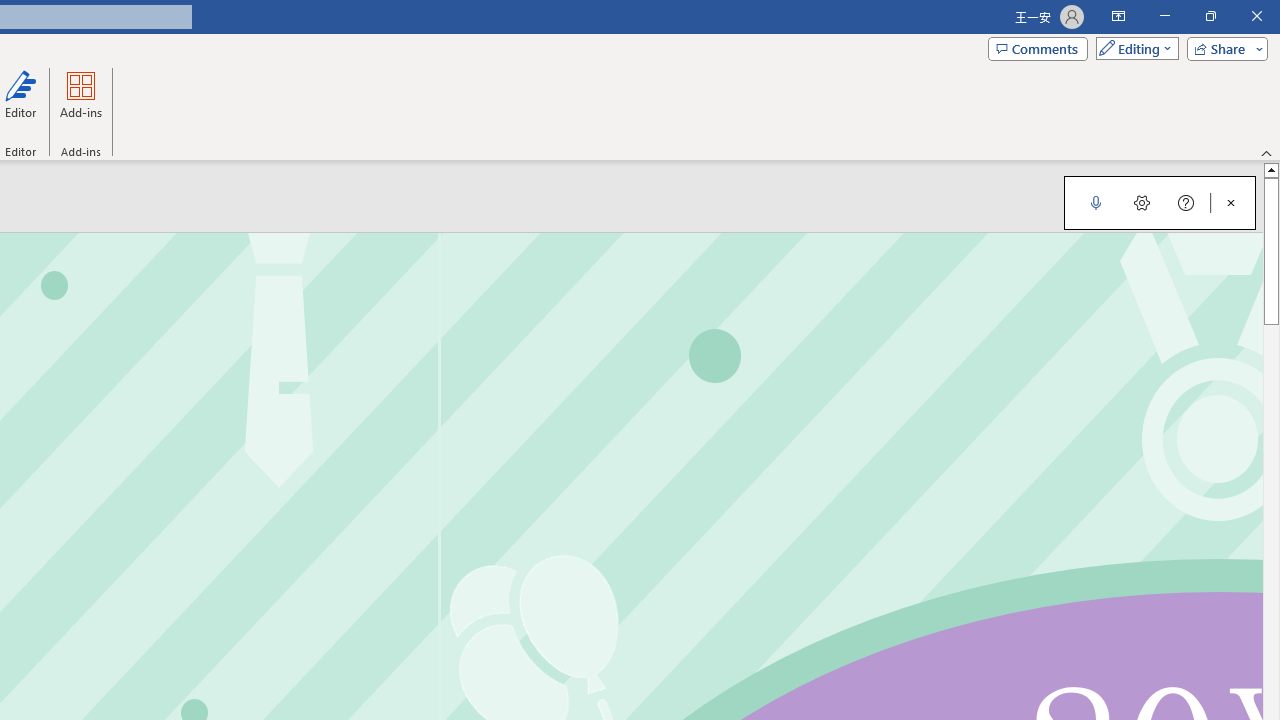  I want to click on 'Line up', so click(1270, 168).